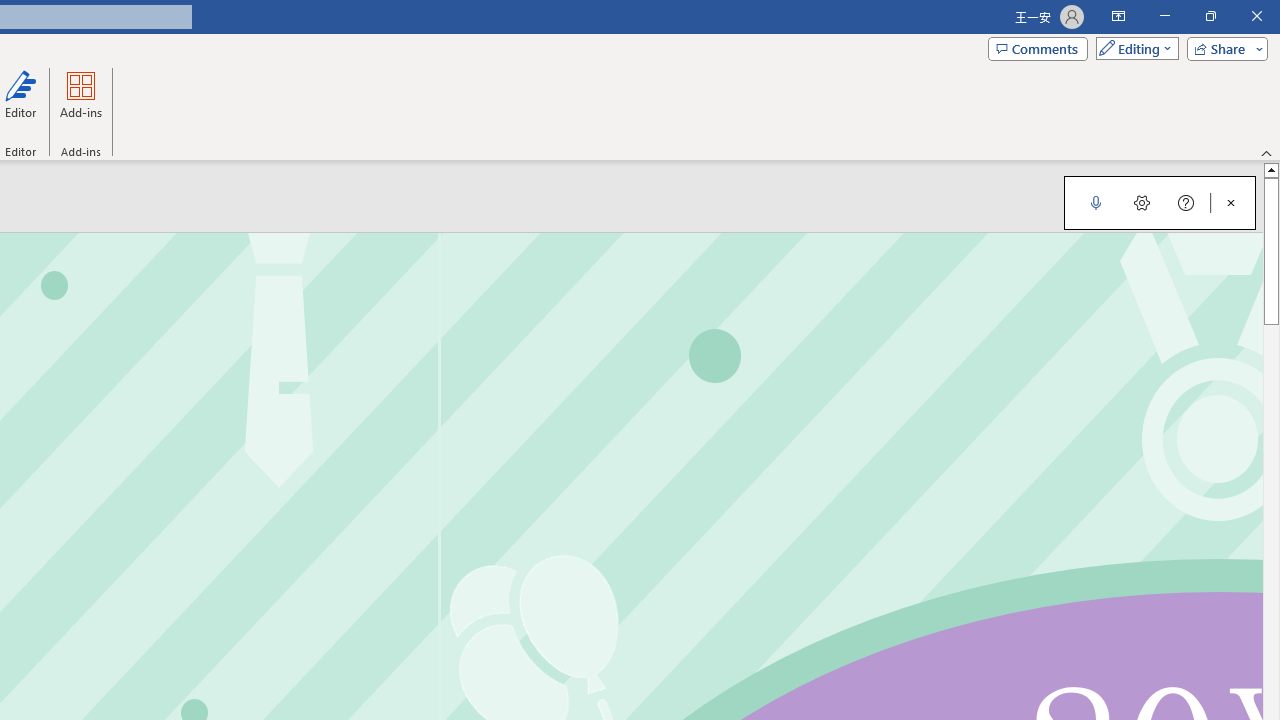  I want to click on 'Line up', so click(1270, 168).